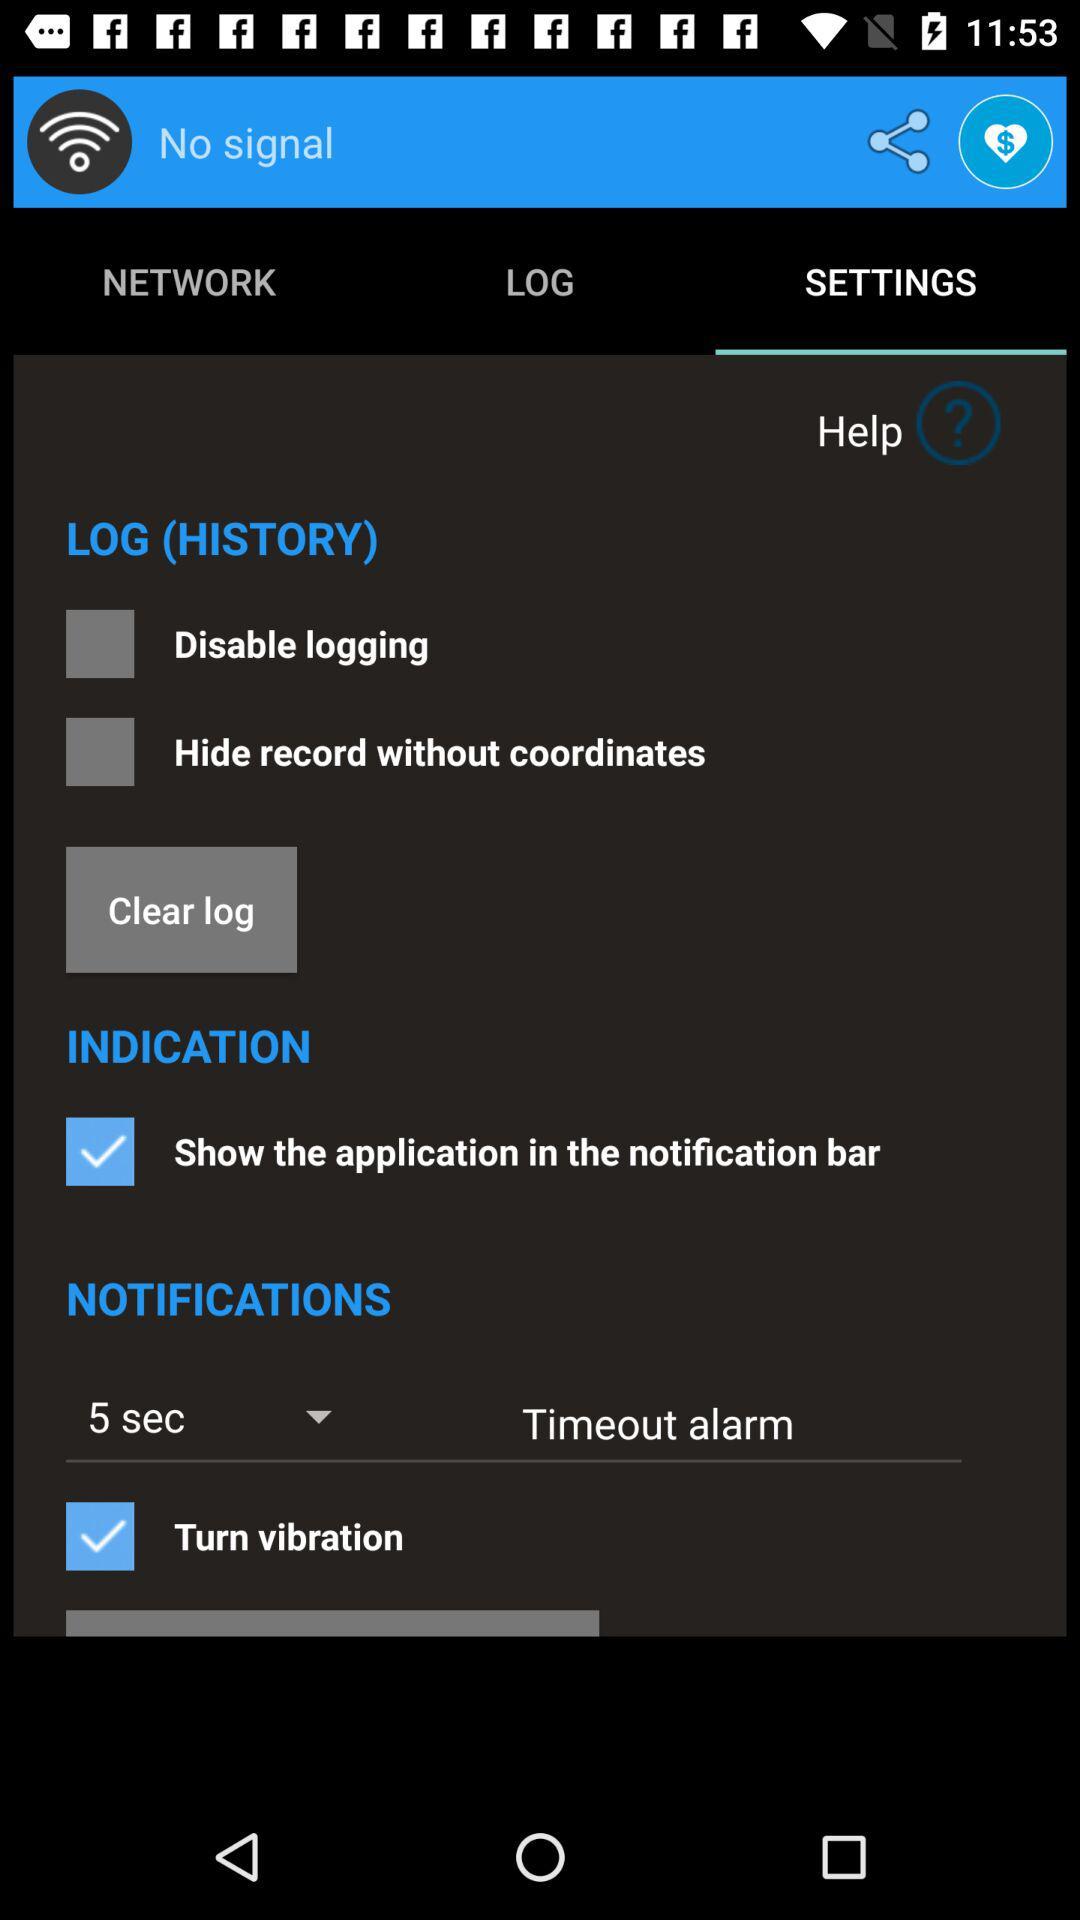  Describe the element at coordinates (1005, 140) in the screenshot. I see `the favorite icon` at that location.